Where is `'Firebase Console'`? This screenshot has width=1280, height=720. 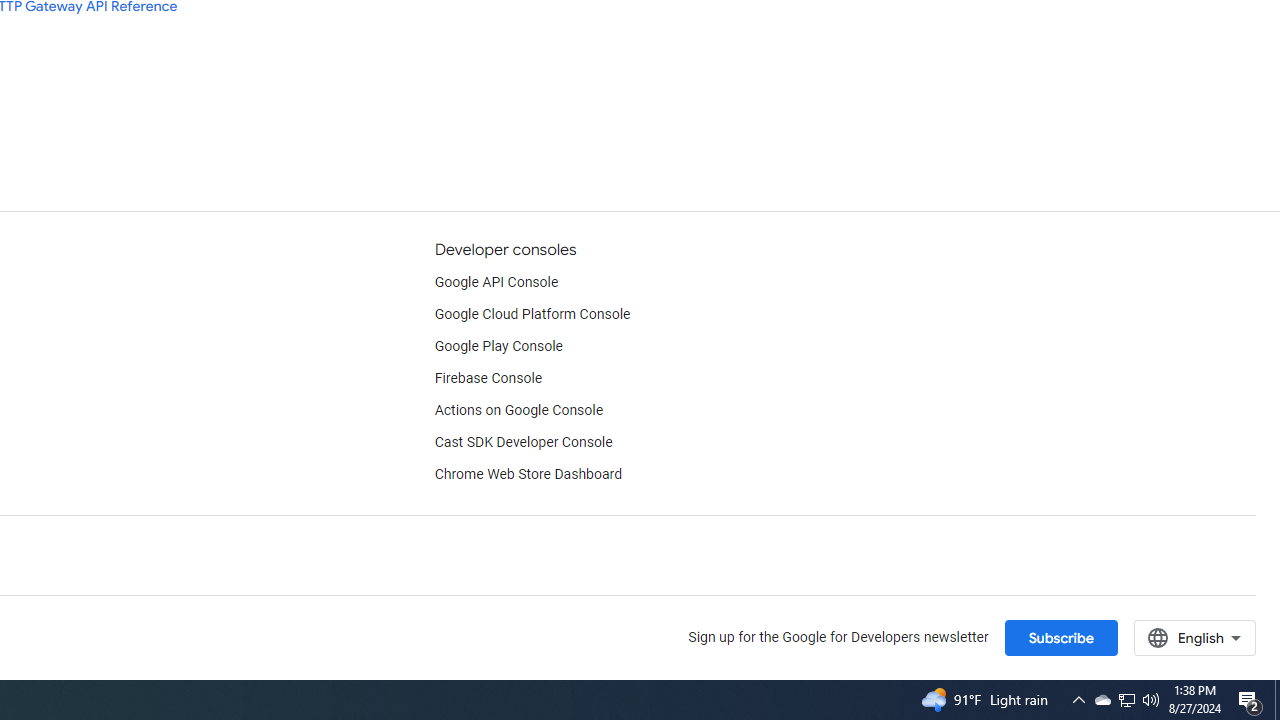
'Firebase Console' is located at coordinates (488, 379).